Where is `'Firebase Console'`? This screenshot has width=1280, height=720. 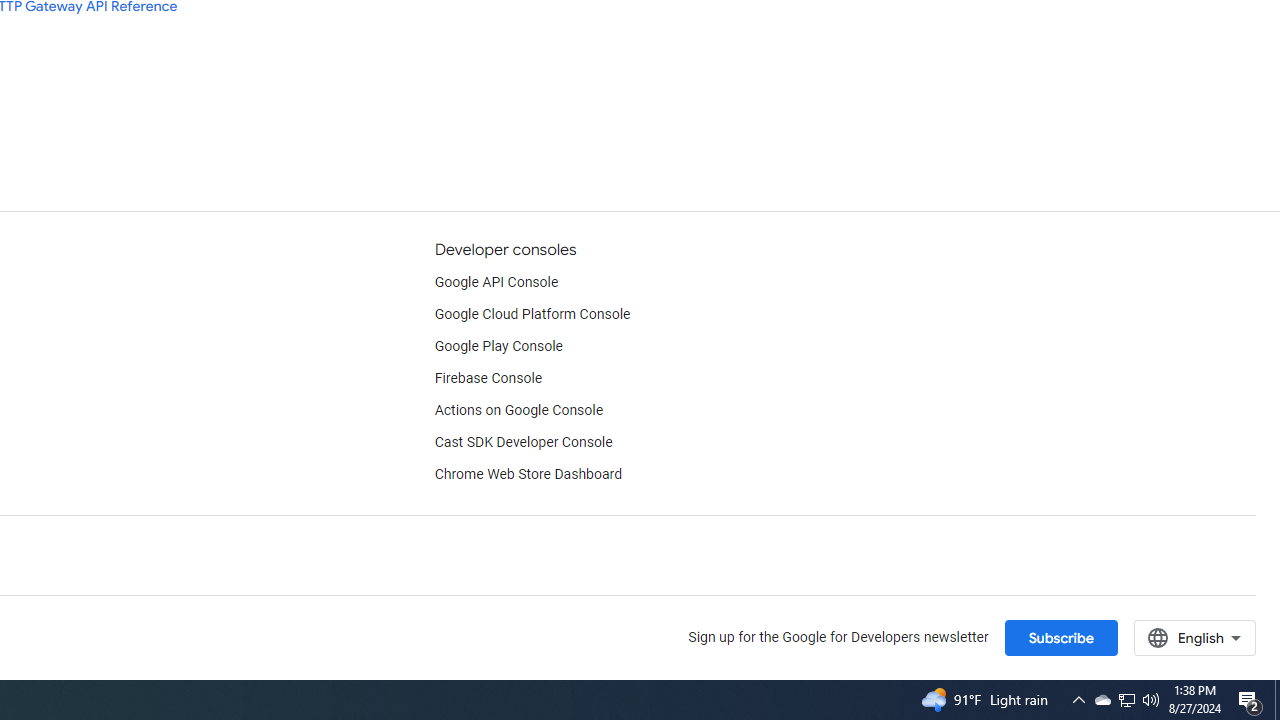
'Firebase Console' is located at coordinates (488, 379).